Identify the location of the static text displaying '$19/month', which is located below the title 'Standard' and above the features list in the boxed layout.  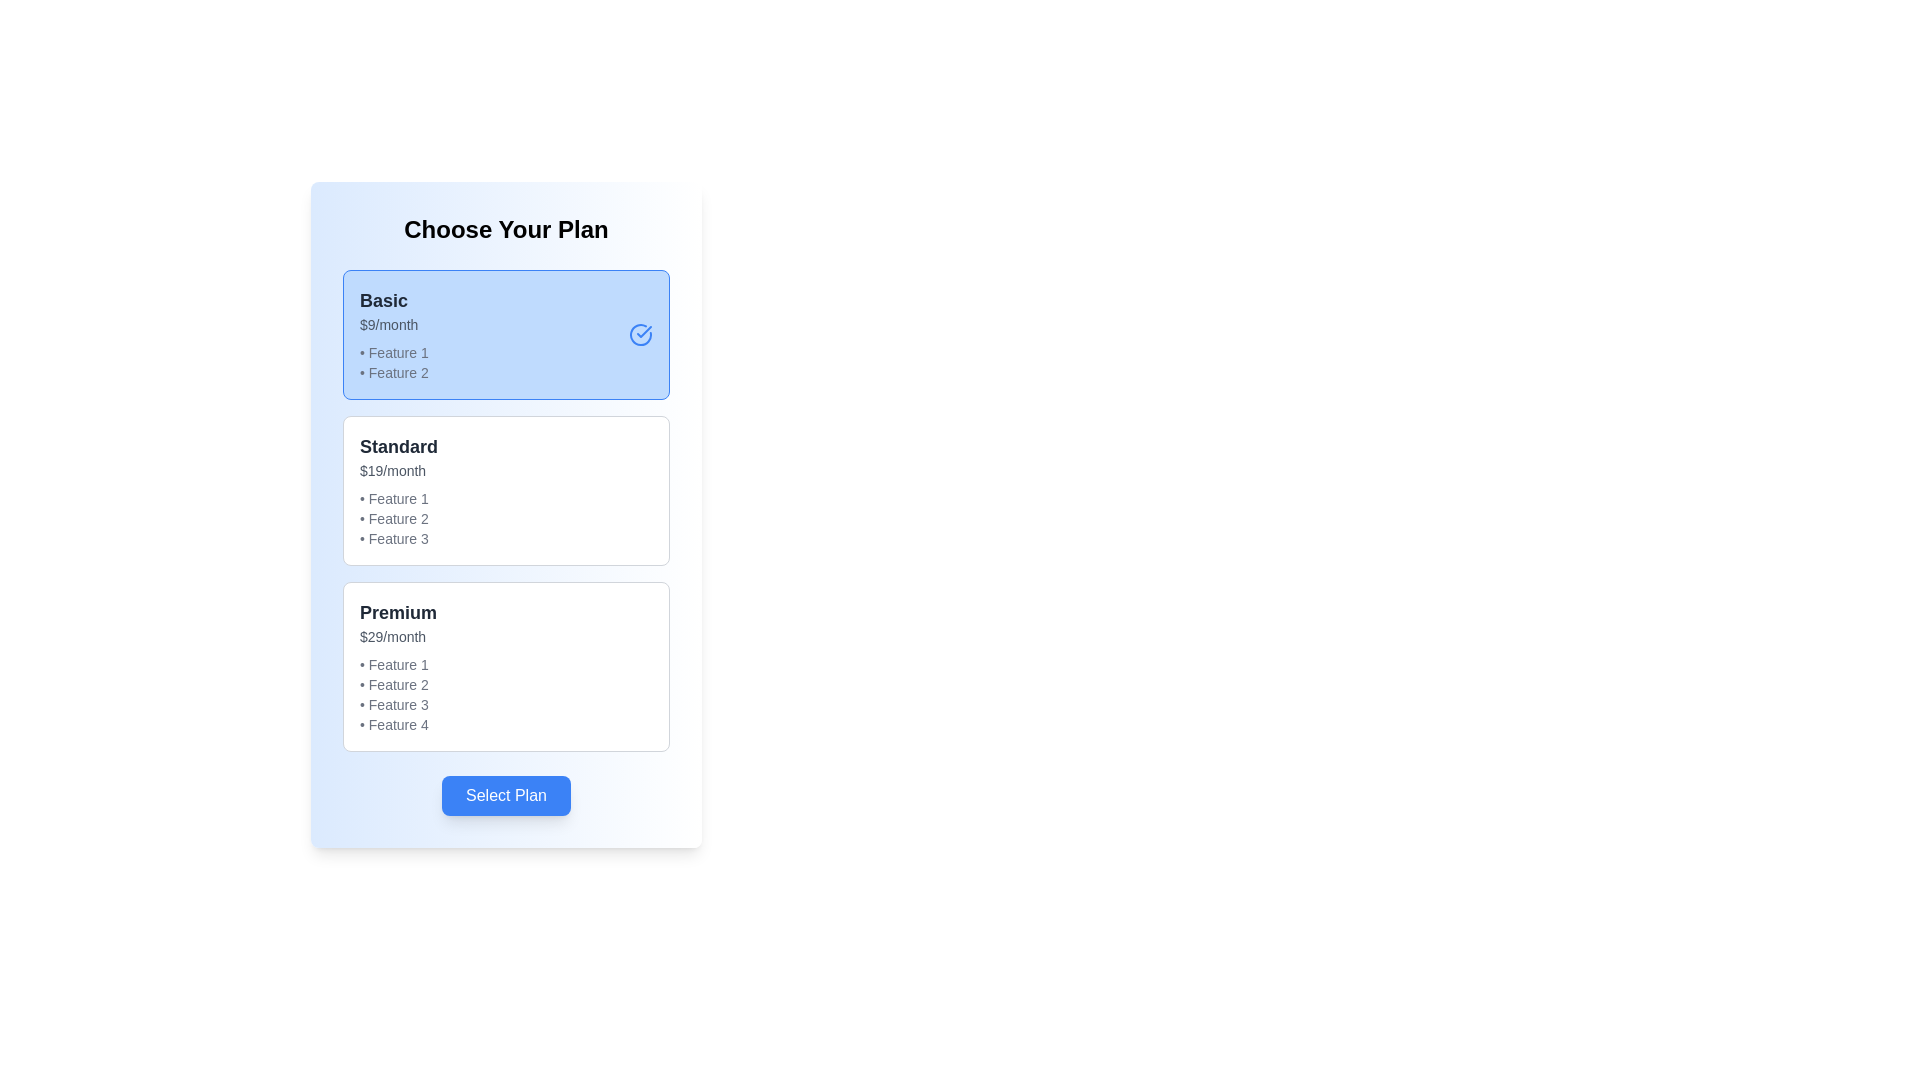
(398, 470).